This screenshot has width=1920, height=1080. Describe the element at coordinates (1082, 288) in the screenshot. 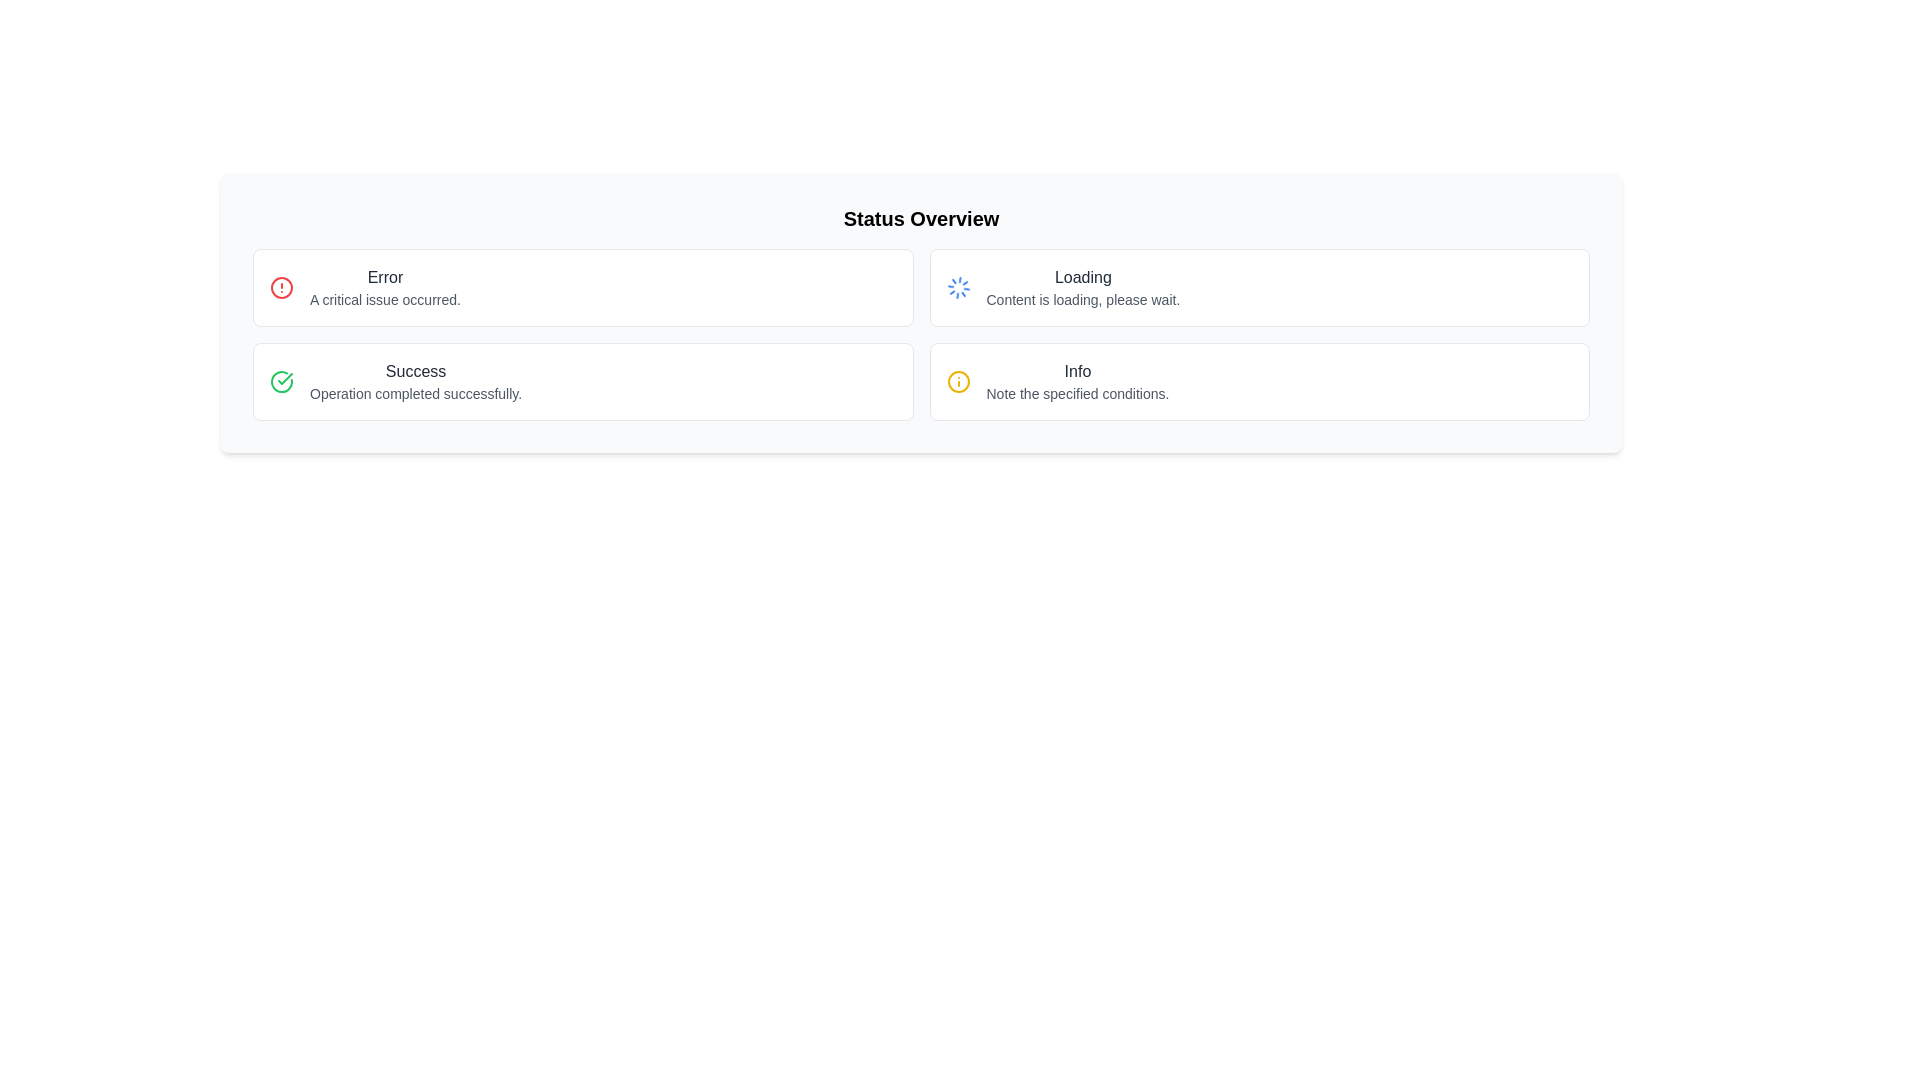

I see `the loading status message displayed in the text content block located in the top-right section of the grid layout, which indicates that content is currently being loaded` at that location.